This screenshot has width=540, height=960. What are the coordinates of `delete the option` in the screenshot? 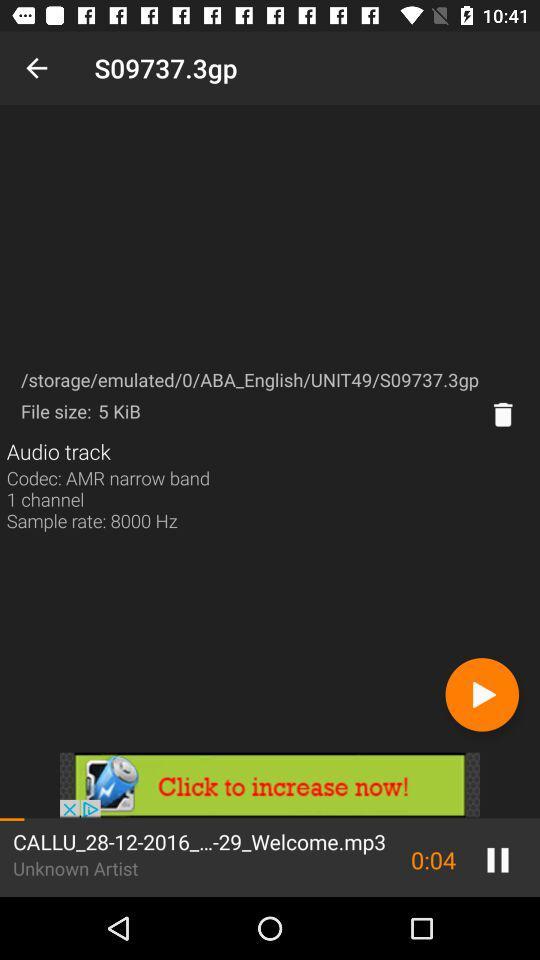 It's located at (502, 413).